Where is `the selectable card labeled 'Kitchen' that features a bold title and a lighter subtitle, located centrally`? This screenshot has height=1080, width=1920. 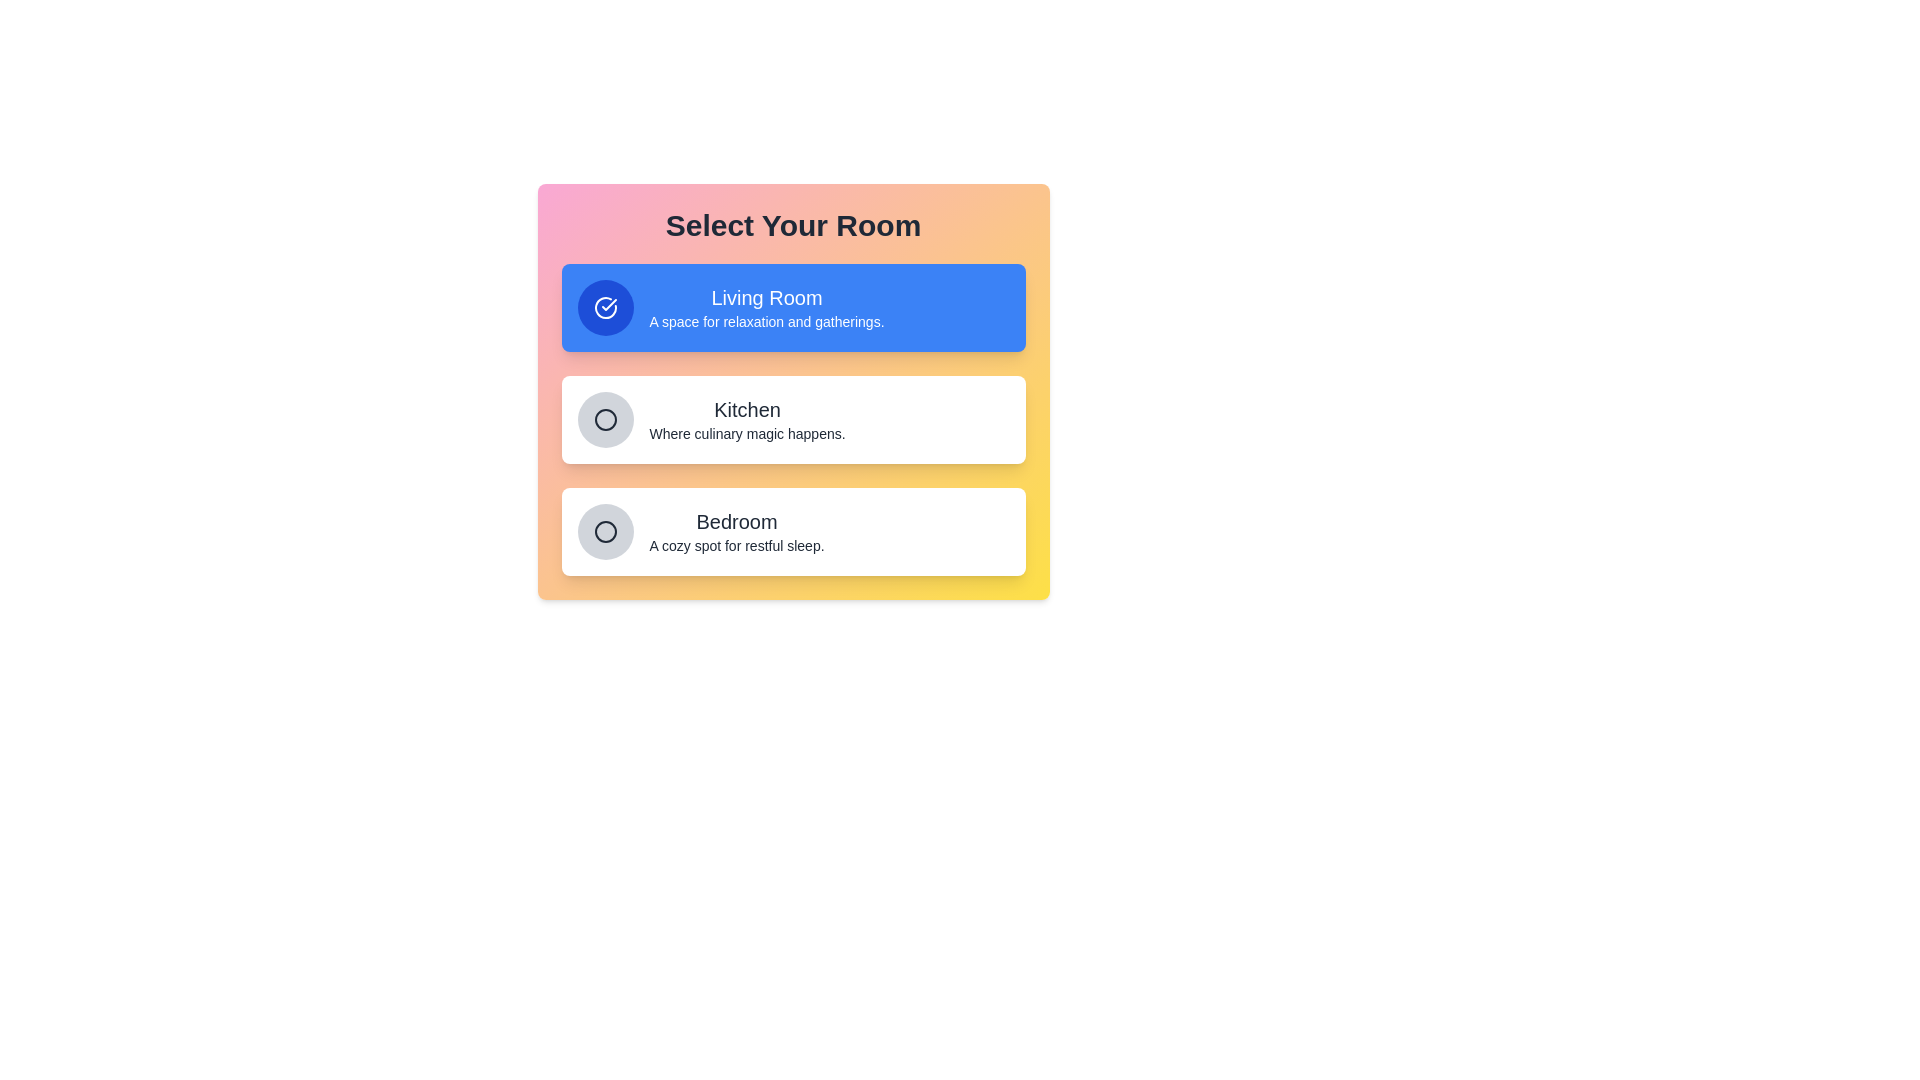
the selectable card labeled 'Kitchen' that features a bold title and a lighter subtitle, located centrally is located at coordinates (792, 419).